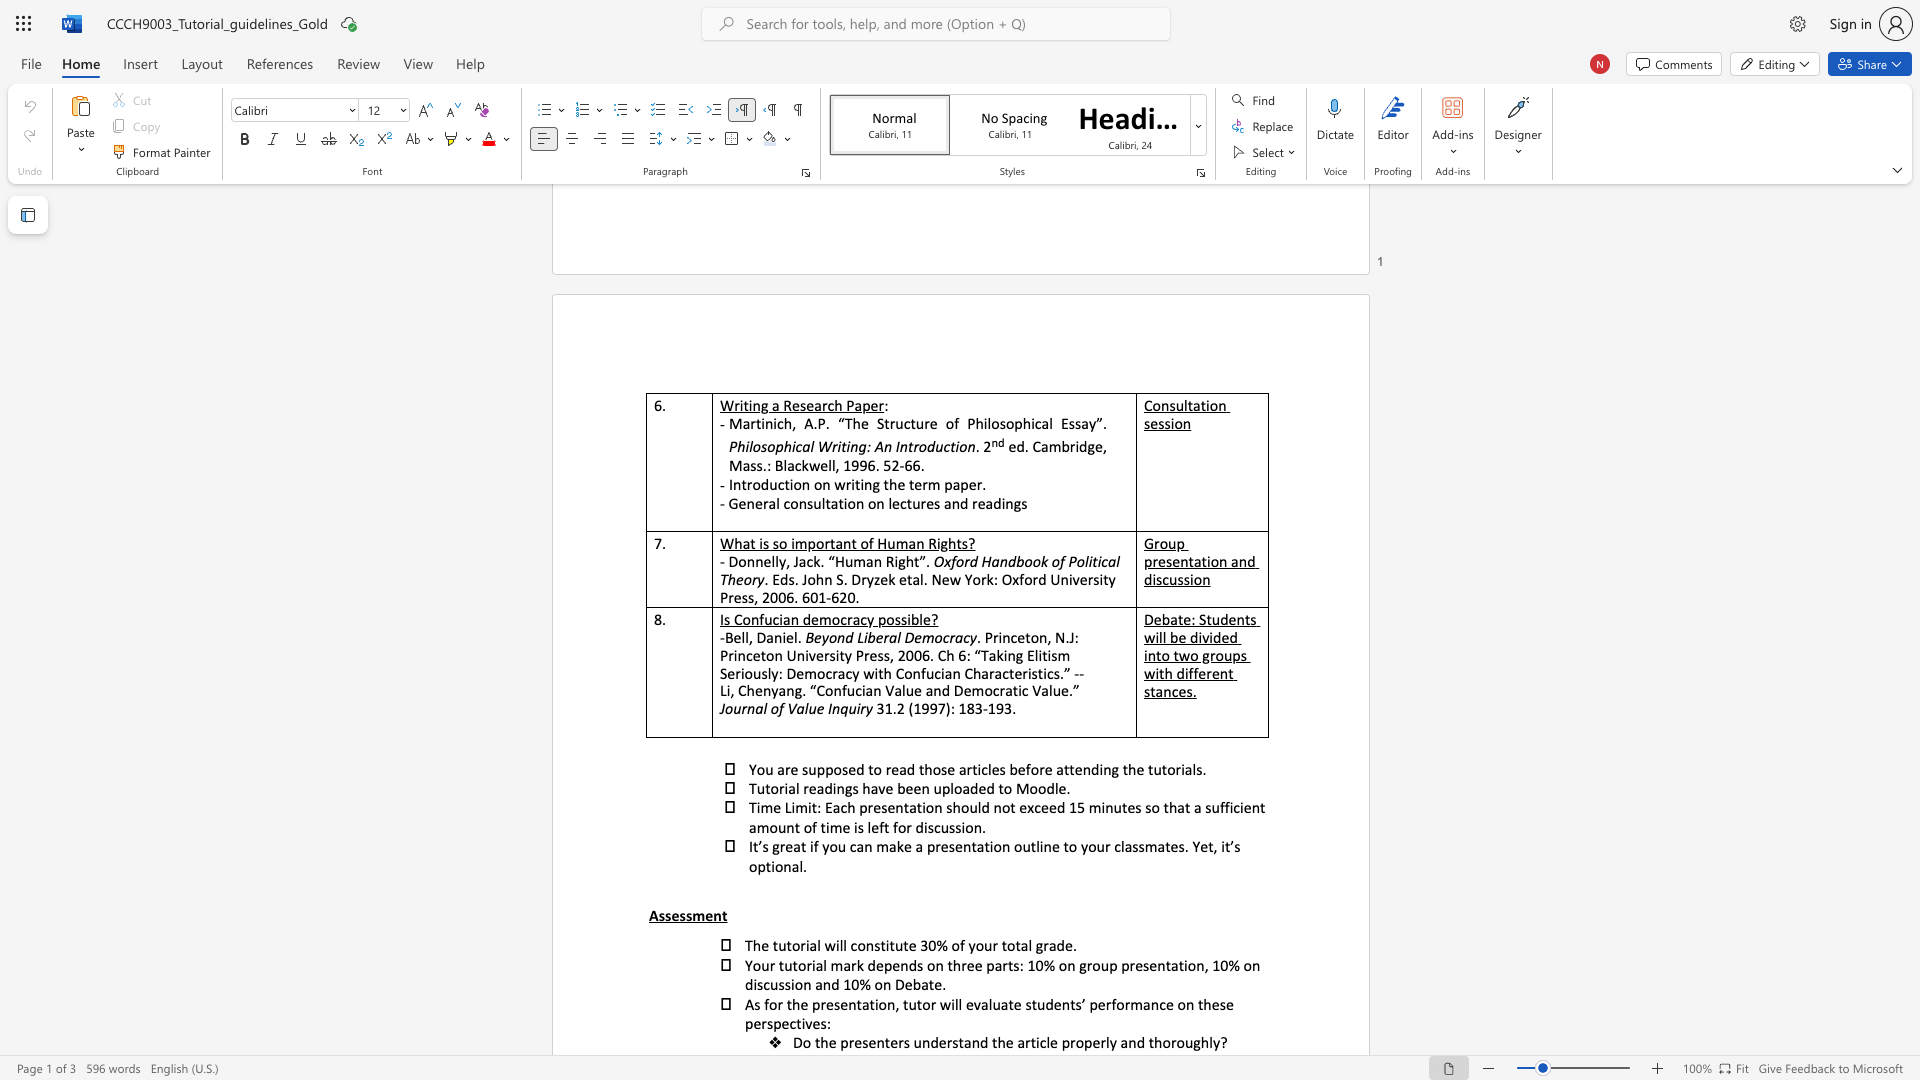 This screenshot has height=1080, width=1920. I want to click on the subset text "ood" within the text "Tutorial readings have been uploaded to Moodle.", so click(1029, 787).